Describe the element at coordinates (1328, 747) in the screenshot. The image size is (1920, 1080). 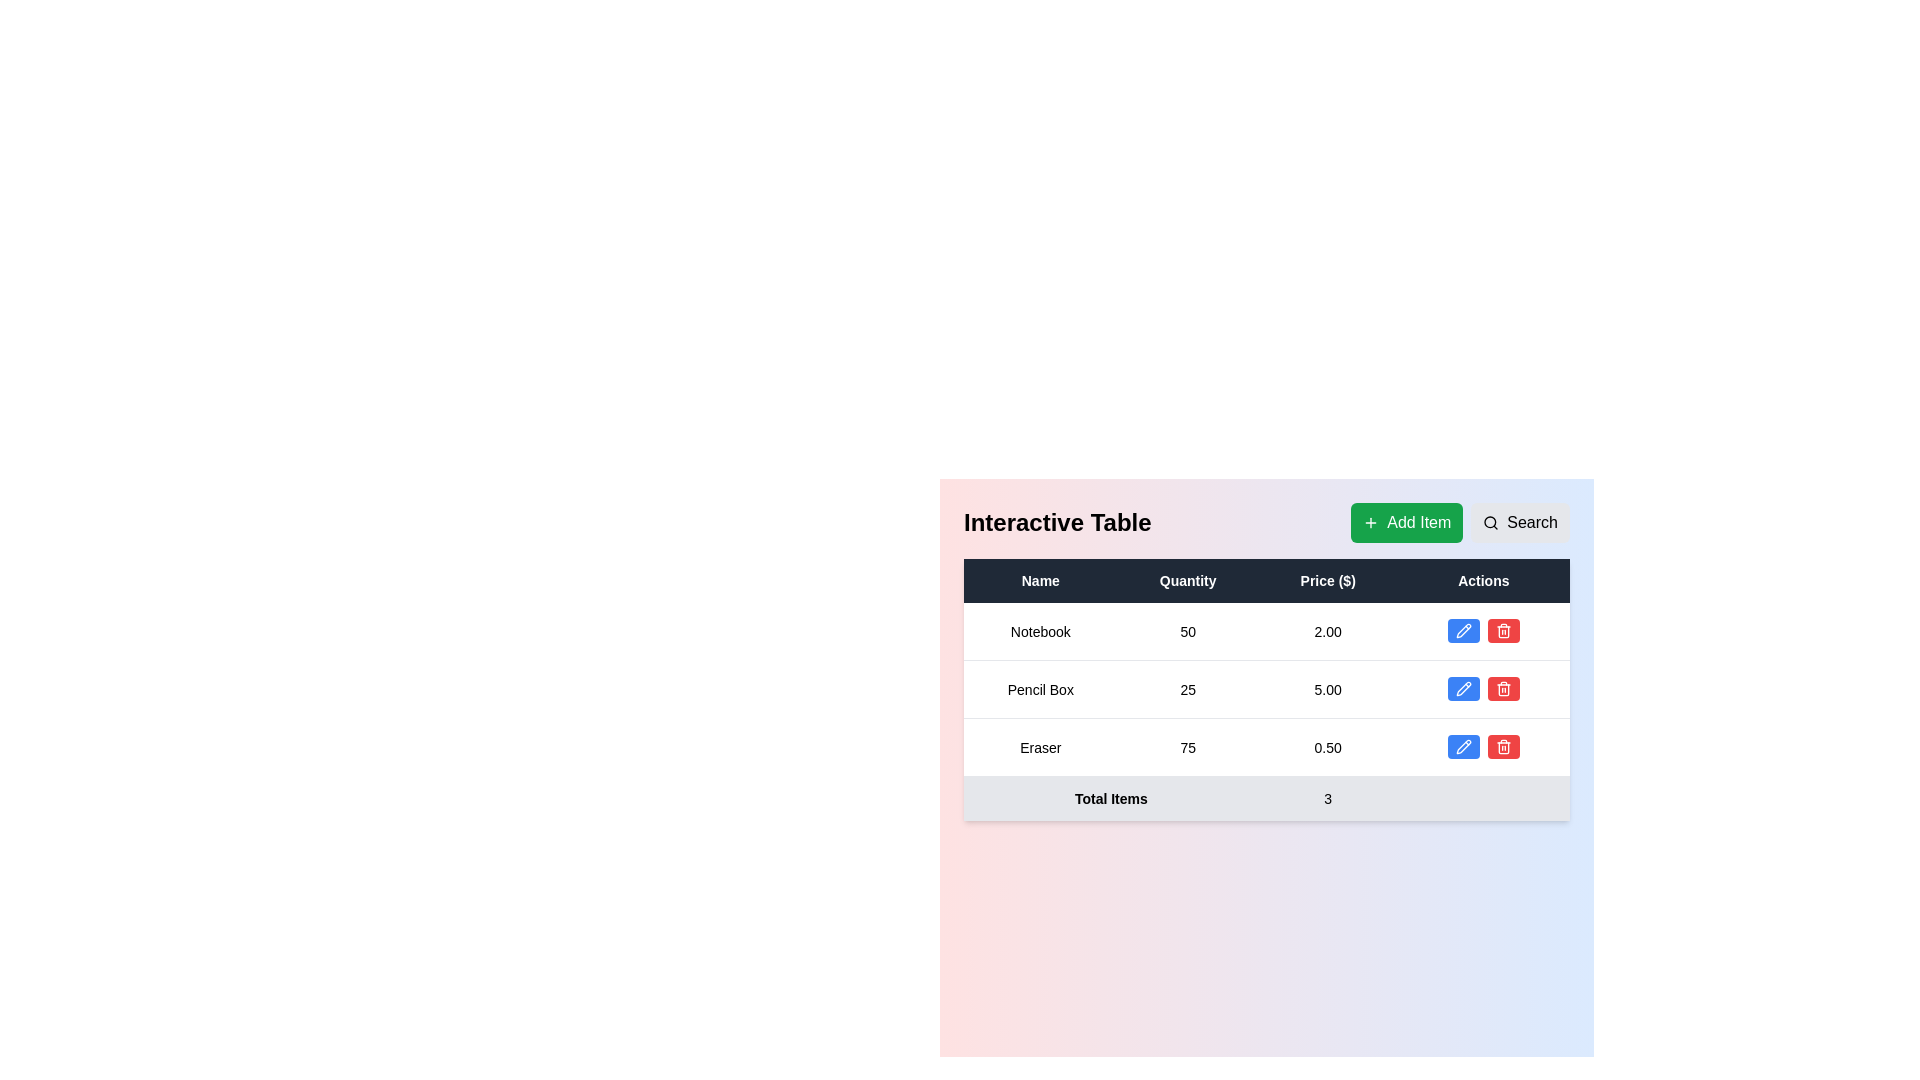
I see `the Text Label displaying the price of the item 'Eraser' in the third row of the table under the 'Price ($)' column` at that location.